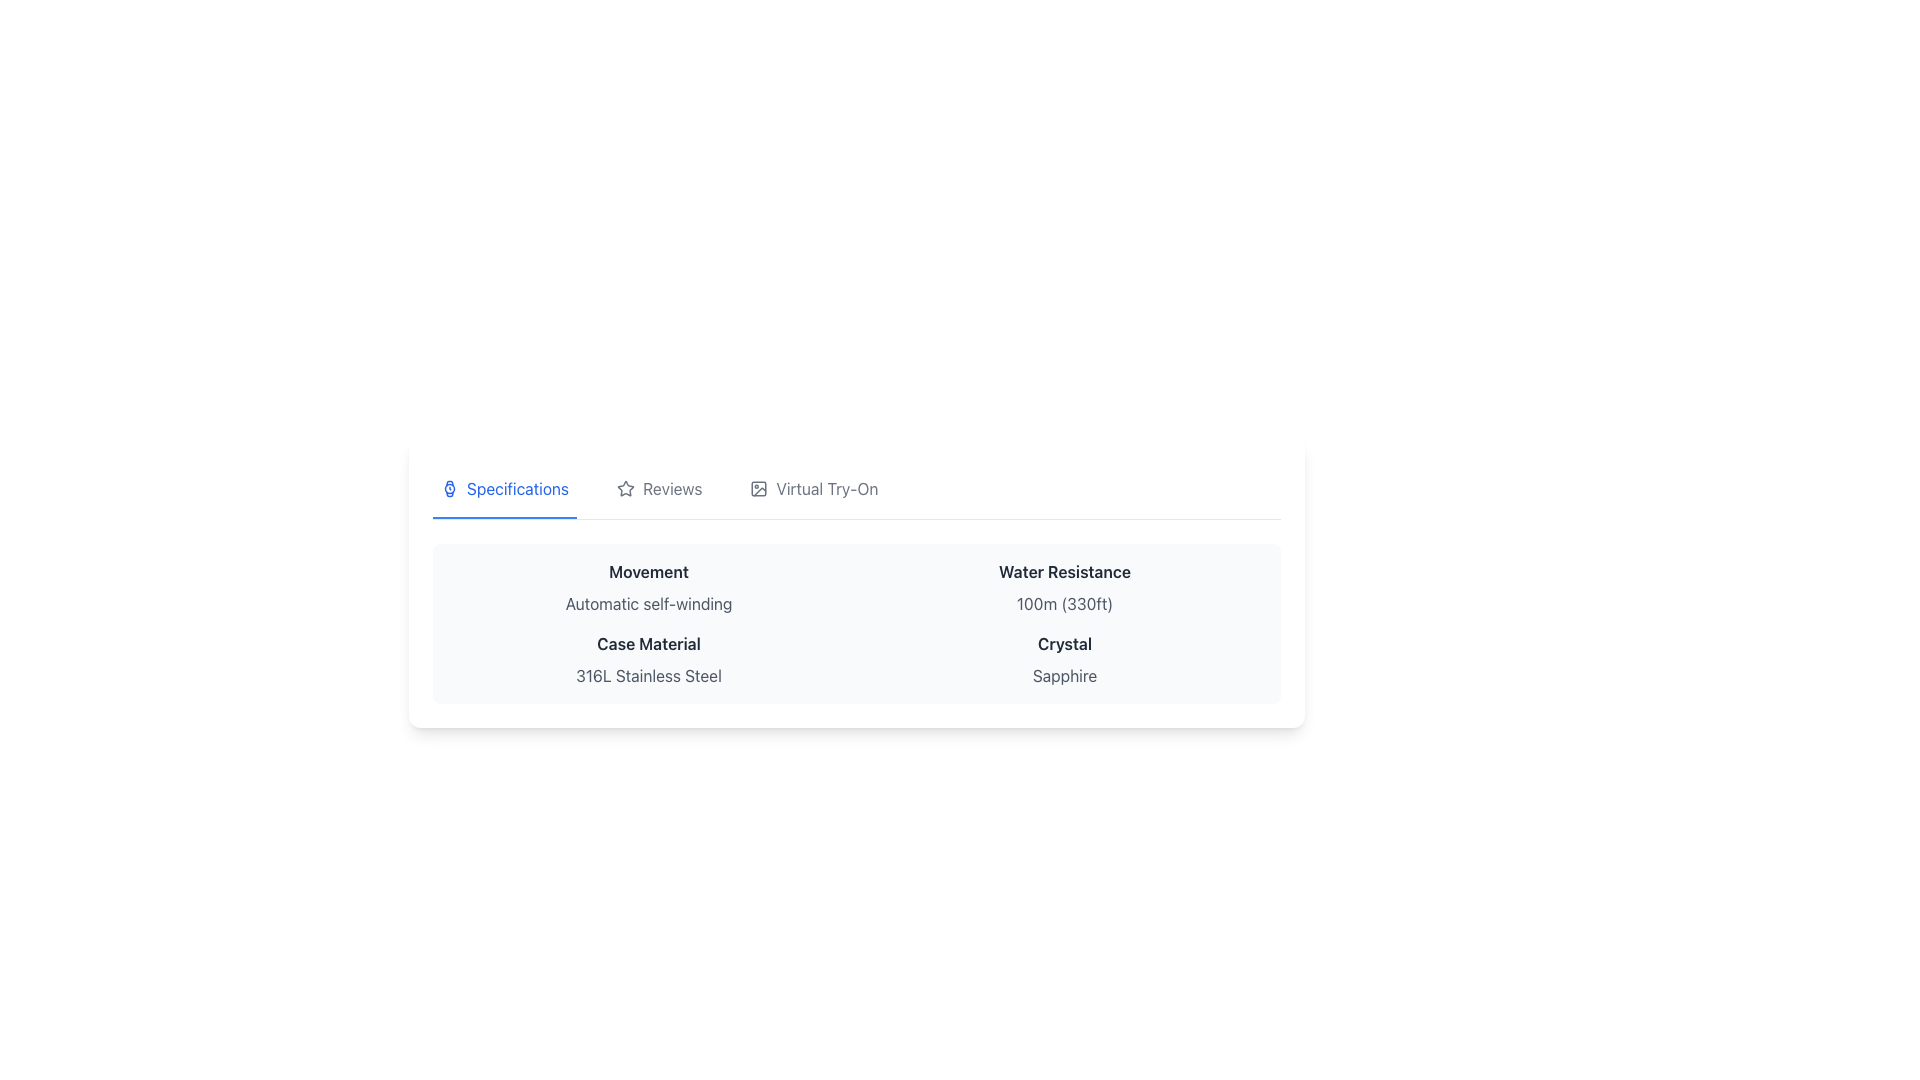 The height and width of the screenshot is (1080, 1920). What do you see at coordinates (1064, 603) in the screenshot?
I see `the text label displaying '100m (330ft)' which is styled in gray and positioned below 'Water Resistance'` at bounding box center [1064, 603].